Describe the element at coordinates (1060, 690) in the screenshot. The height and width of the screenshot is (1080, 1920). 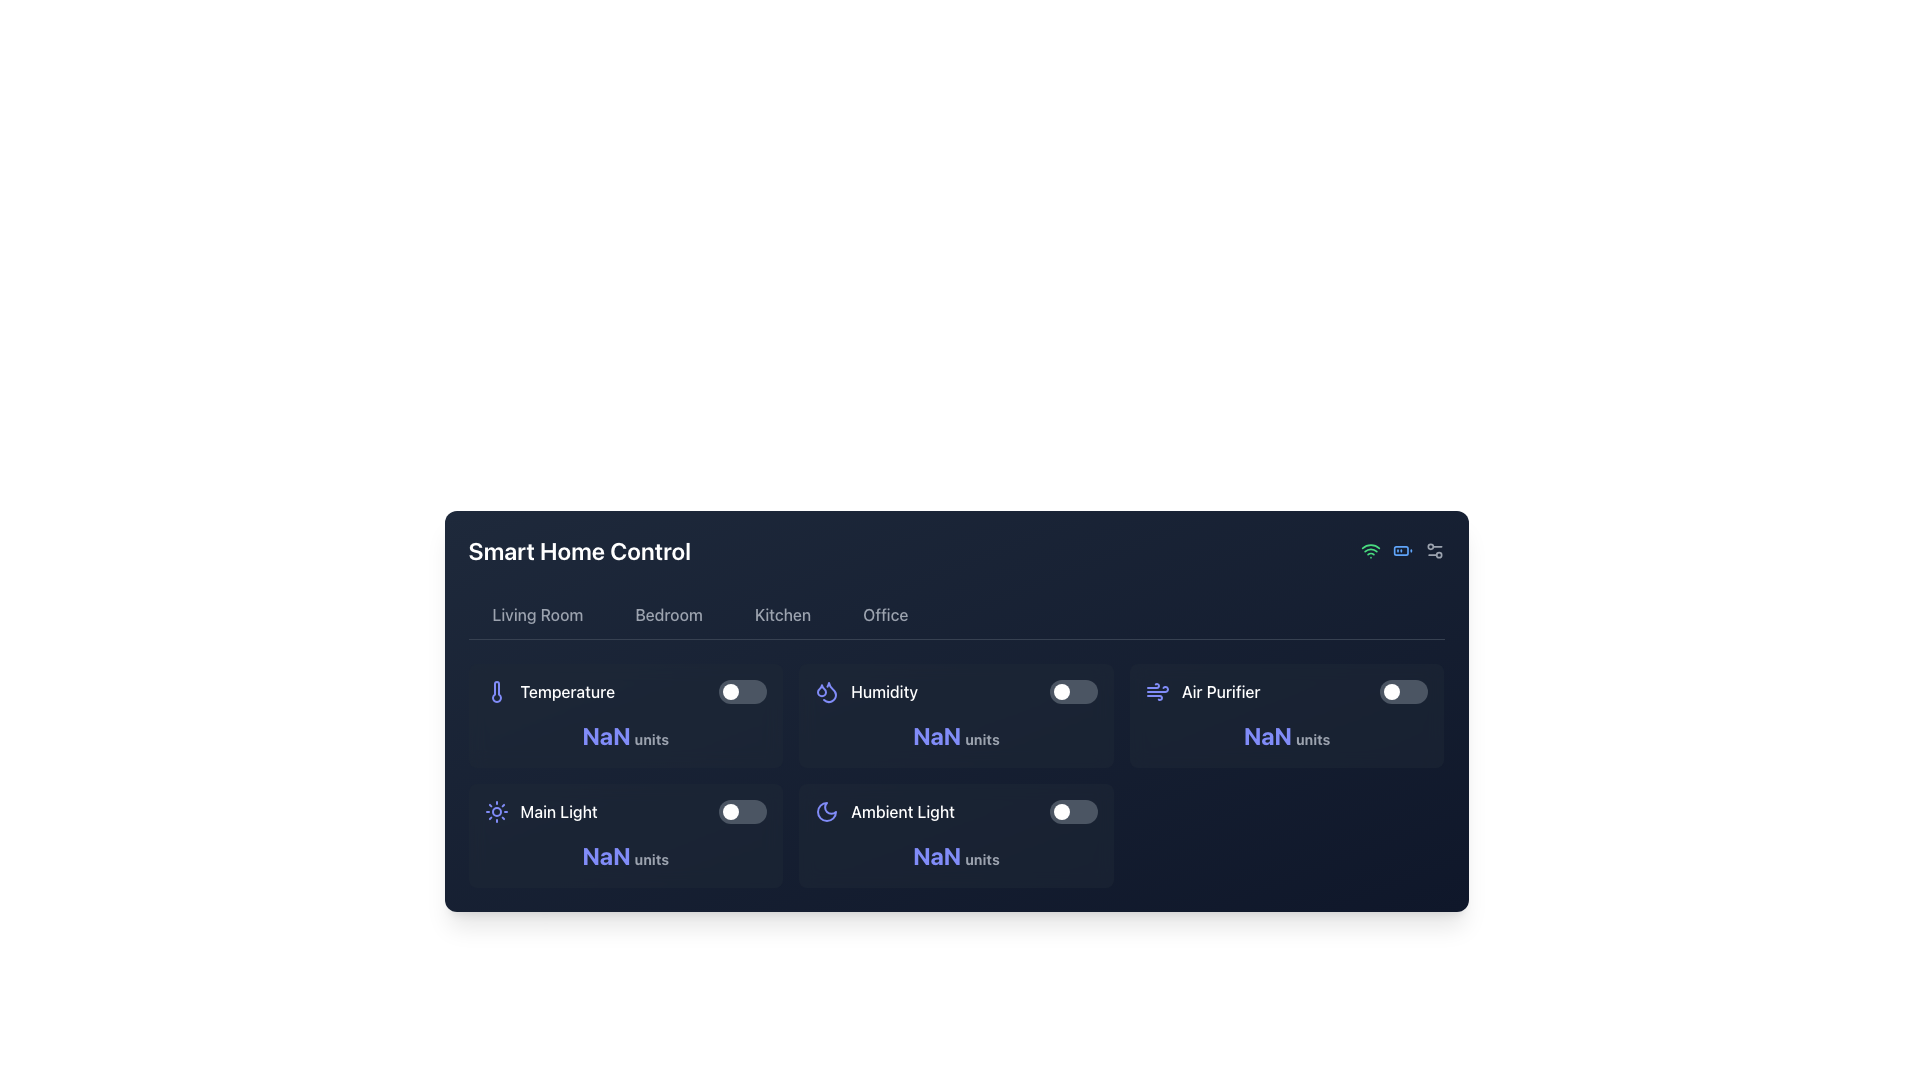
I see `the toggle marker within the toggle switch in the control panel to indicate its current state` at that location.